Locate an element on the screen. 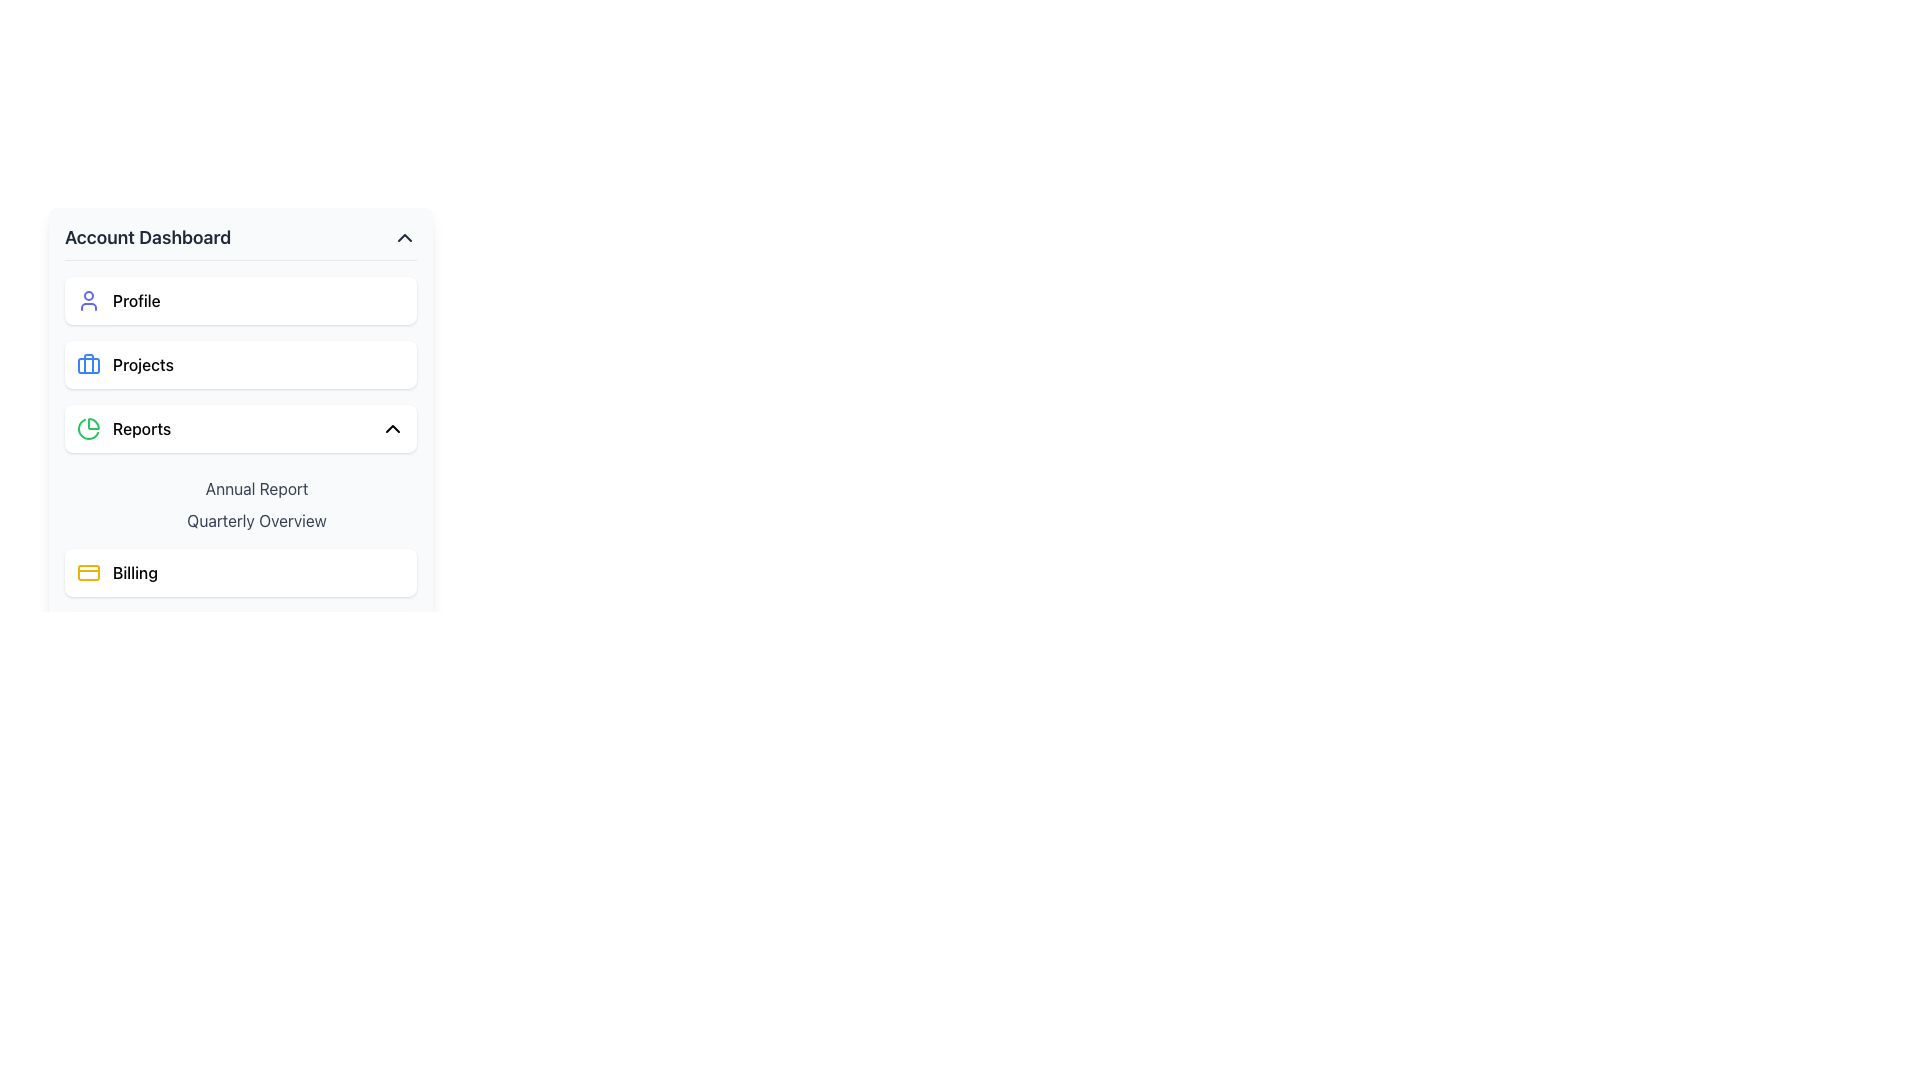 The image size is (1920, 1080). the 'Billing' menu icon represented by a rectangular shape with rounded corners, located at the bottom of the navigation panel in the 'Account Dashboard' is located at coordinates (88, 573).